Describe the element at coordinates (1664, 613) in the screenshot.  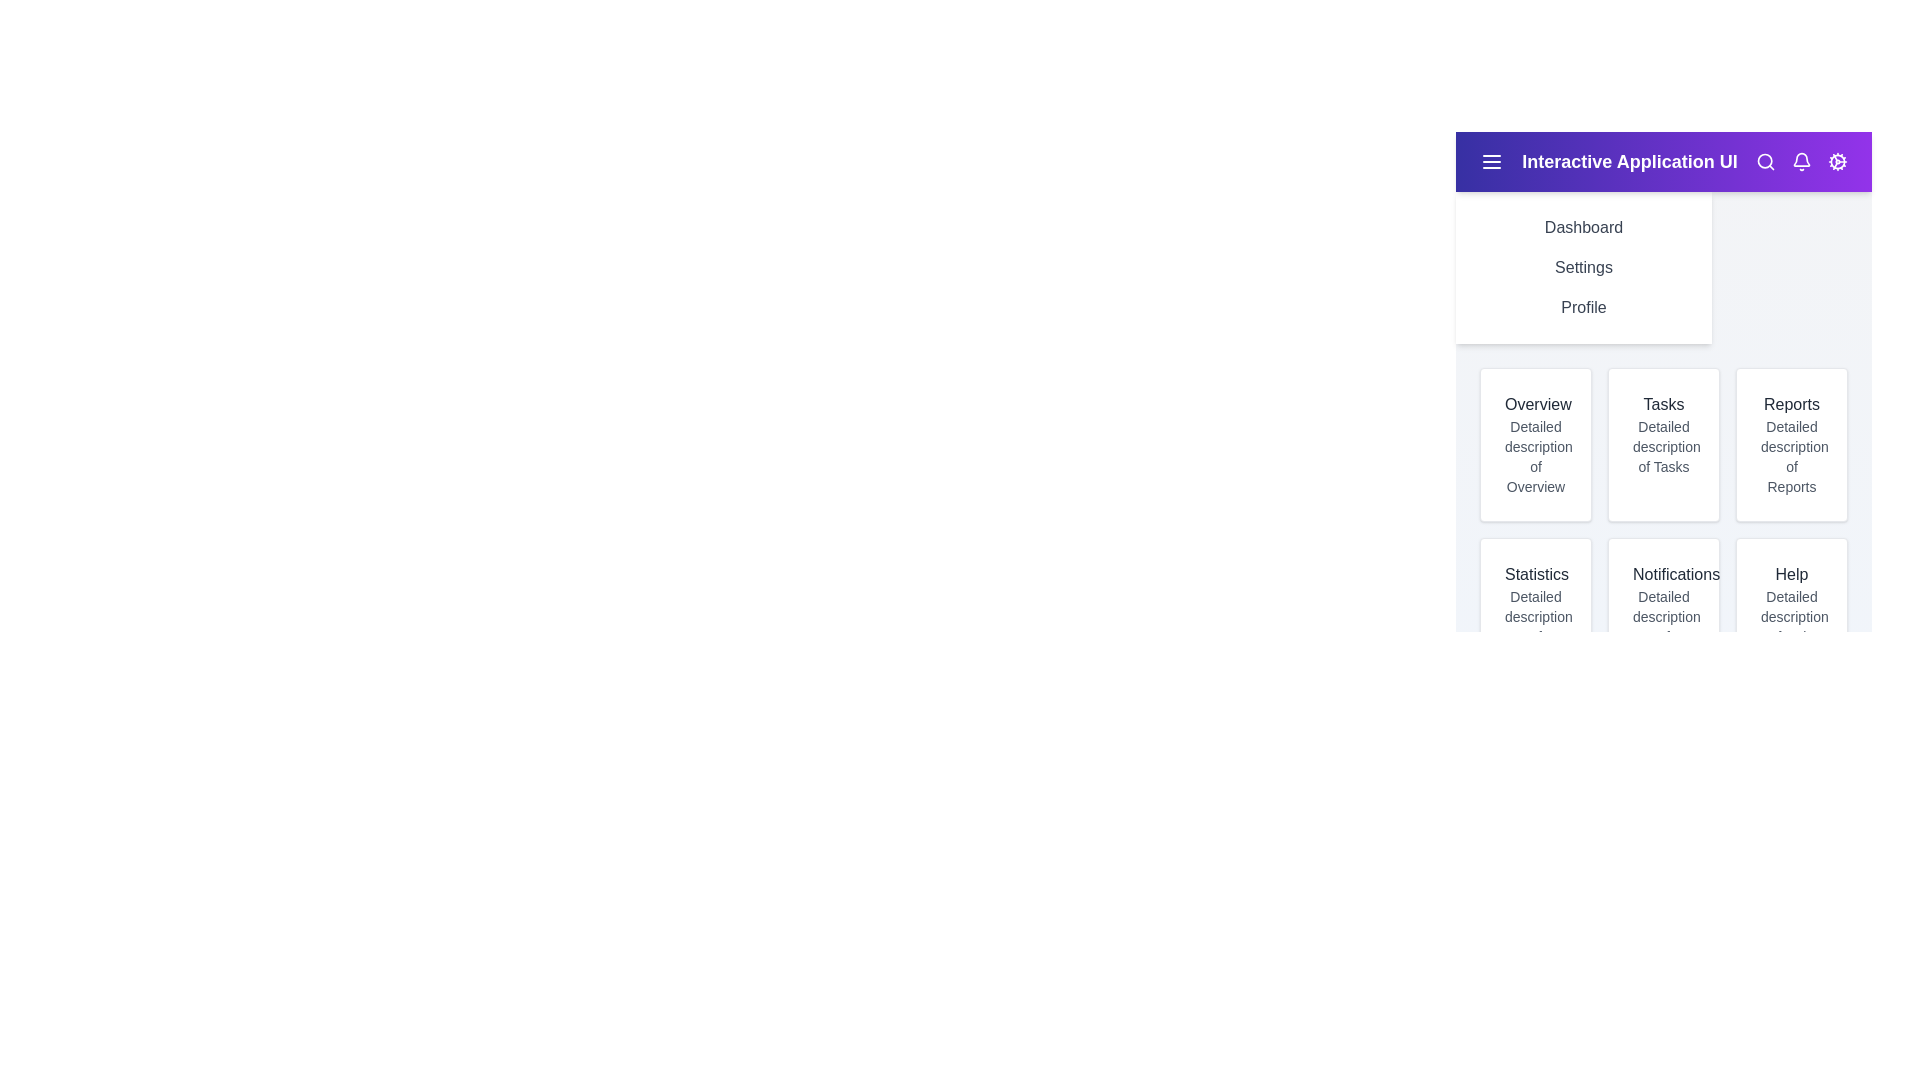
I see `the Notifications card to interact with its content` at that location.